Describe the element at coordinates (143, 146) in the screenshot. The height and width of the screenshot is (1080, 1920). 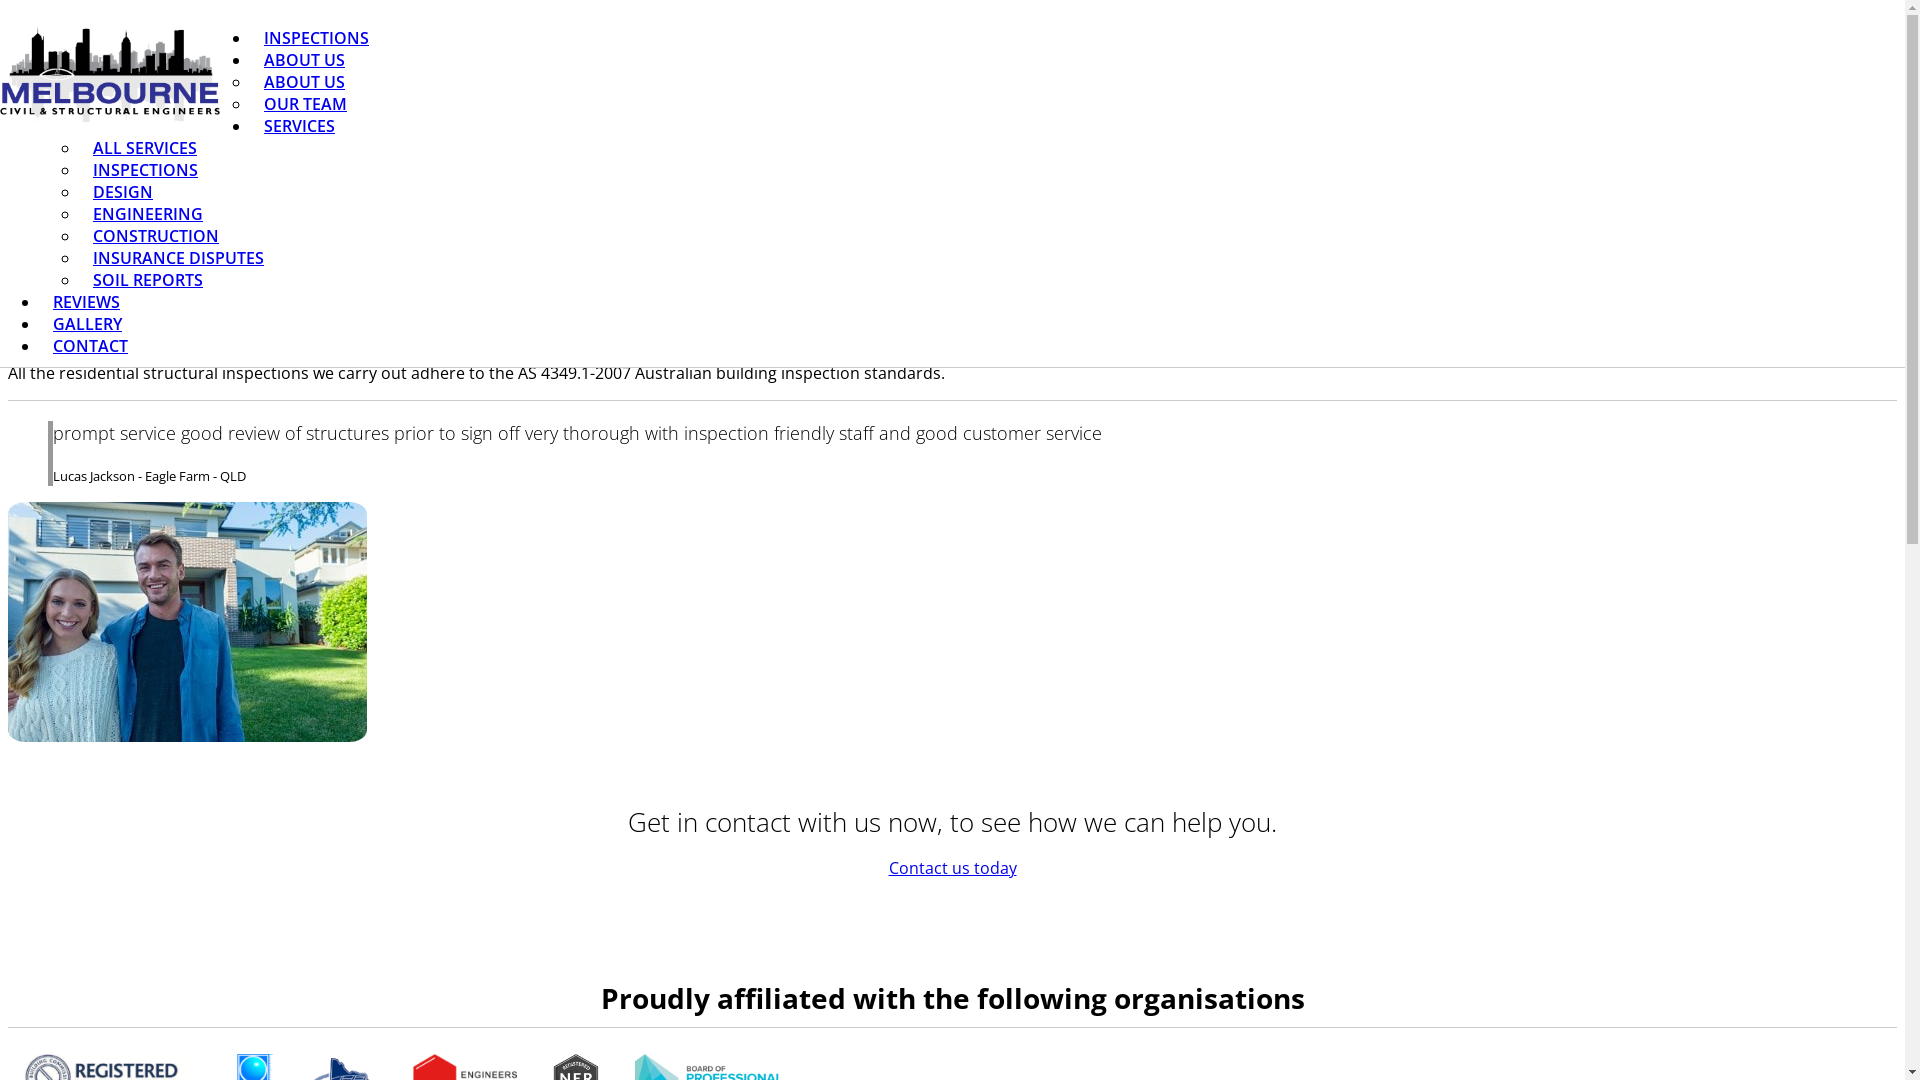
I see `'ALL SERVICES'` at that location.